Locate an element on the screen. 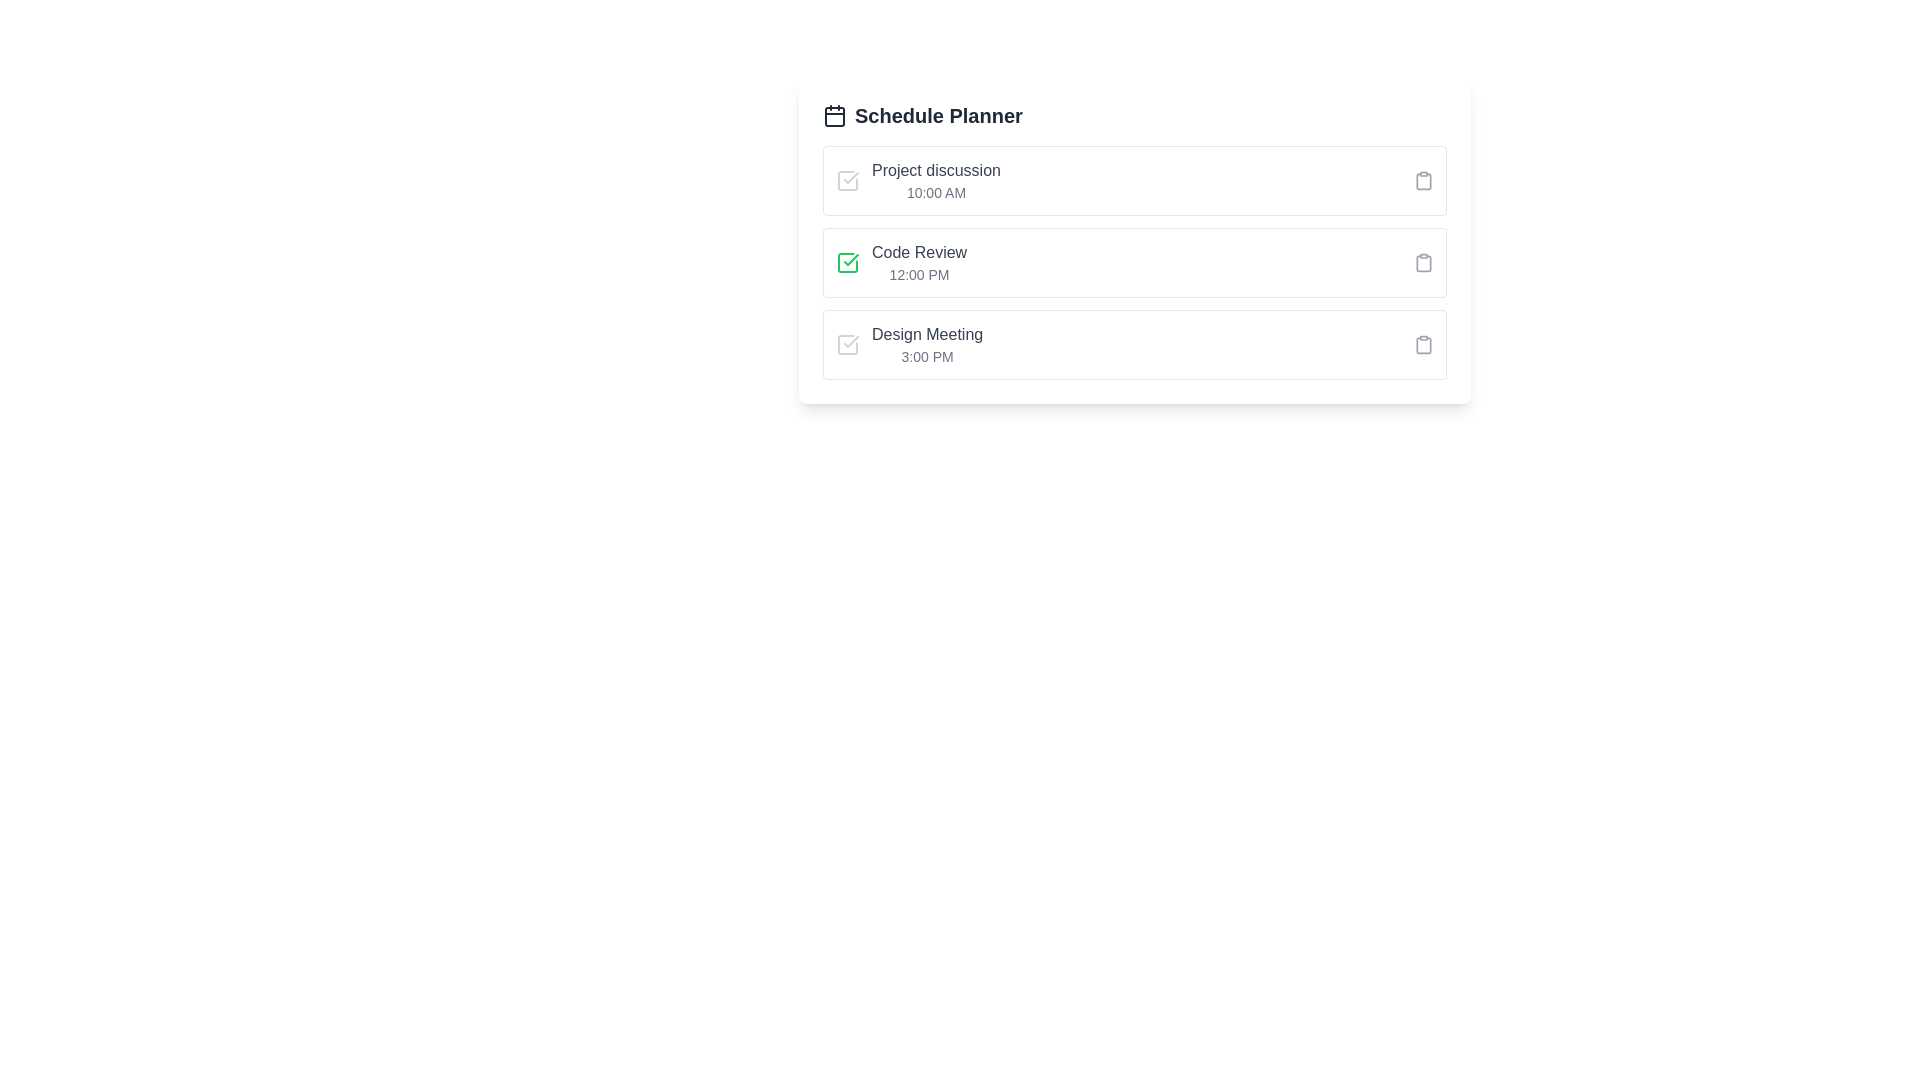  the clipboard icon for the task 'Design Meeting' to access additional options is located at coordinates (1423, 343).